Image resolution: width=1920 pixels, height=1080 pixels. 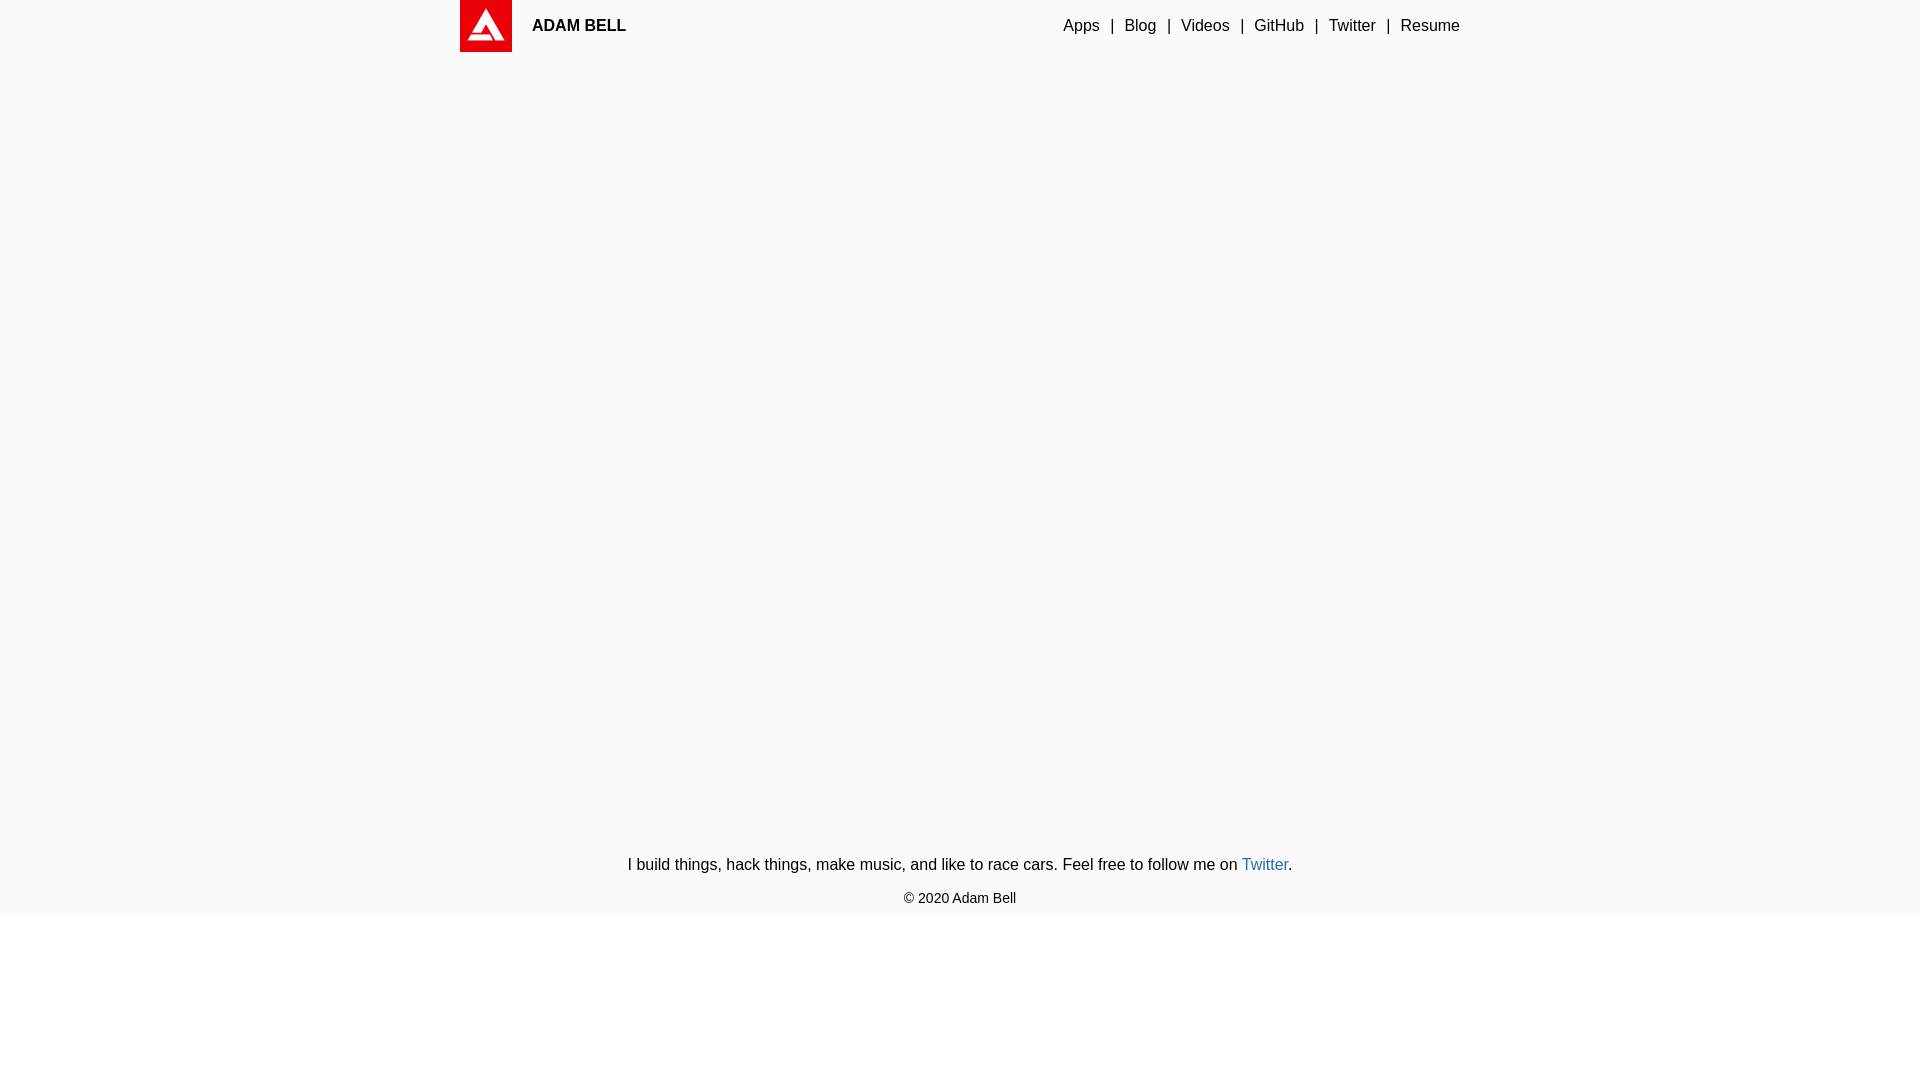 I want to click on 'Apps', so click(x=1061, y=25).